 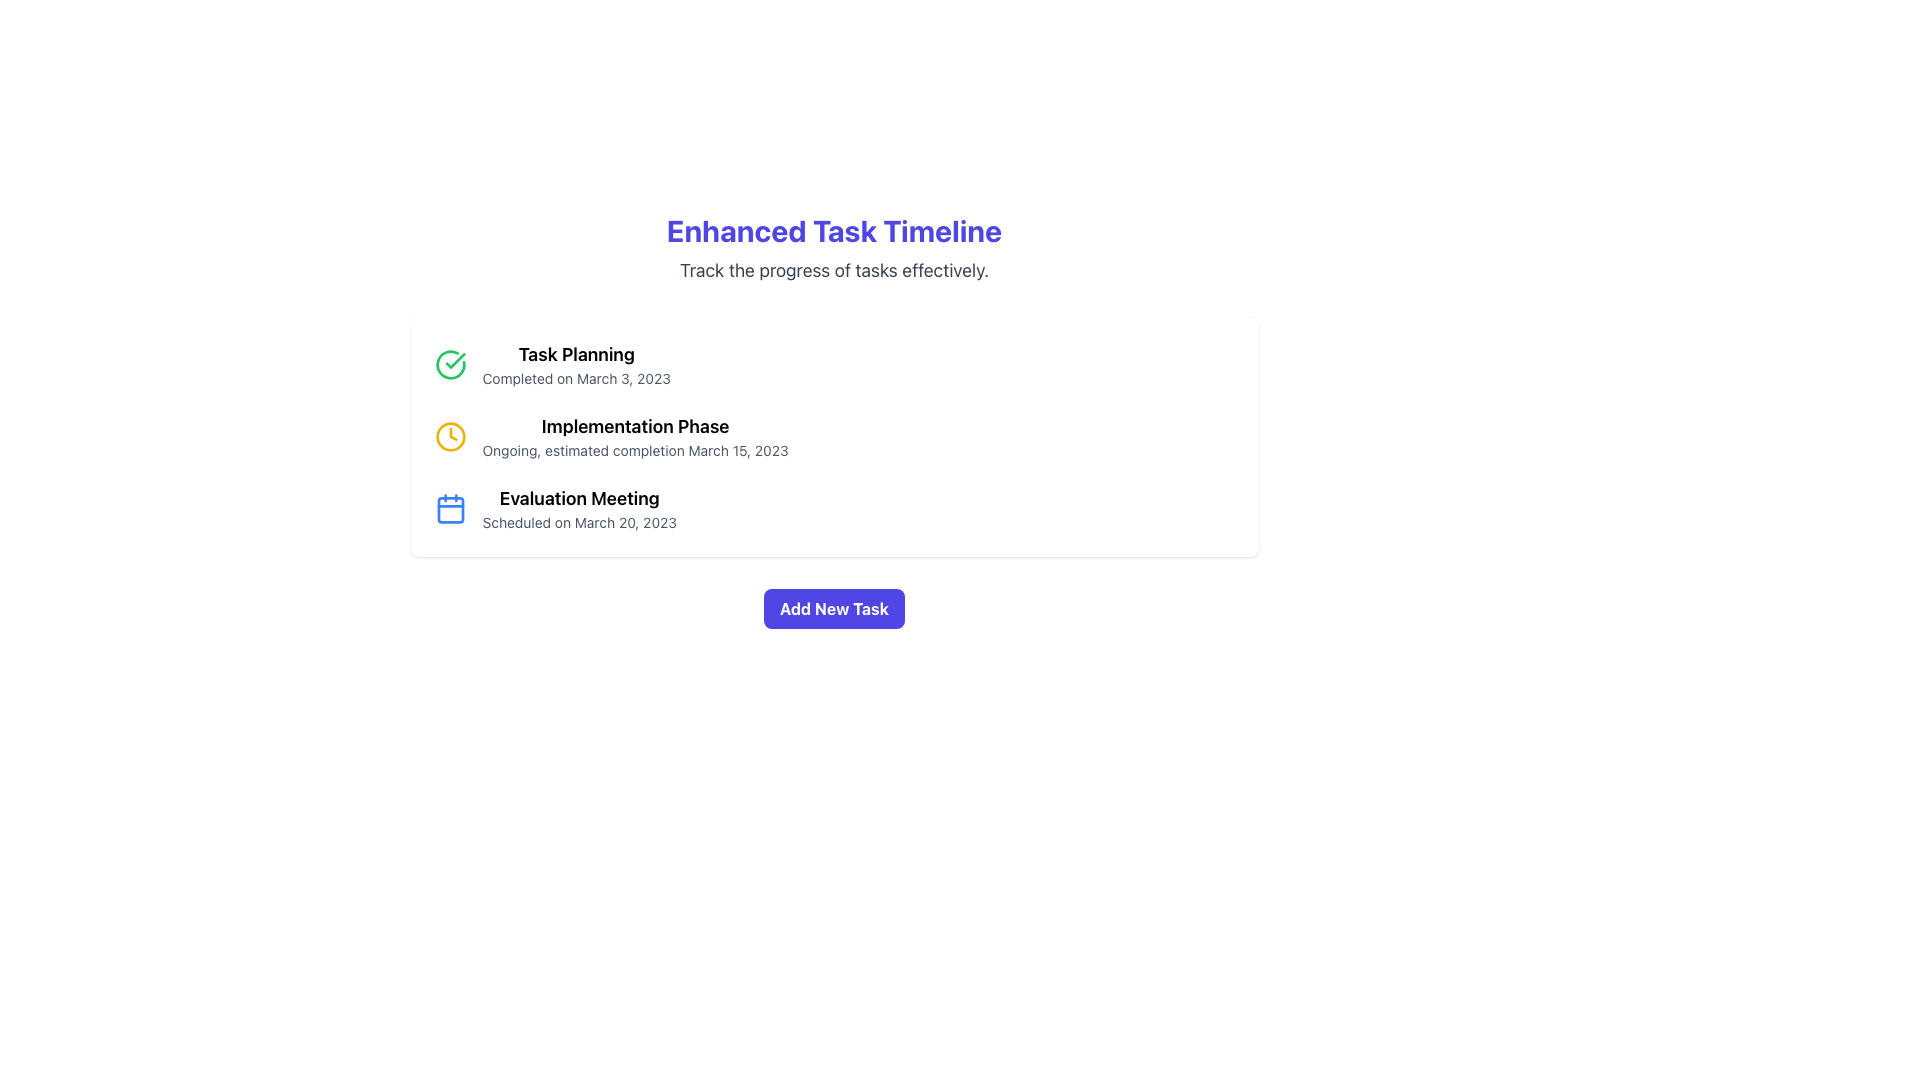 What do you see at coordinates (454, 361) in the screenshot?
I see `the completion status icon for the 'Task Planning' task to associate it with its task item` at bounding box center [454, 361].